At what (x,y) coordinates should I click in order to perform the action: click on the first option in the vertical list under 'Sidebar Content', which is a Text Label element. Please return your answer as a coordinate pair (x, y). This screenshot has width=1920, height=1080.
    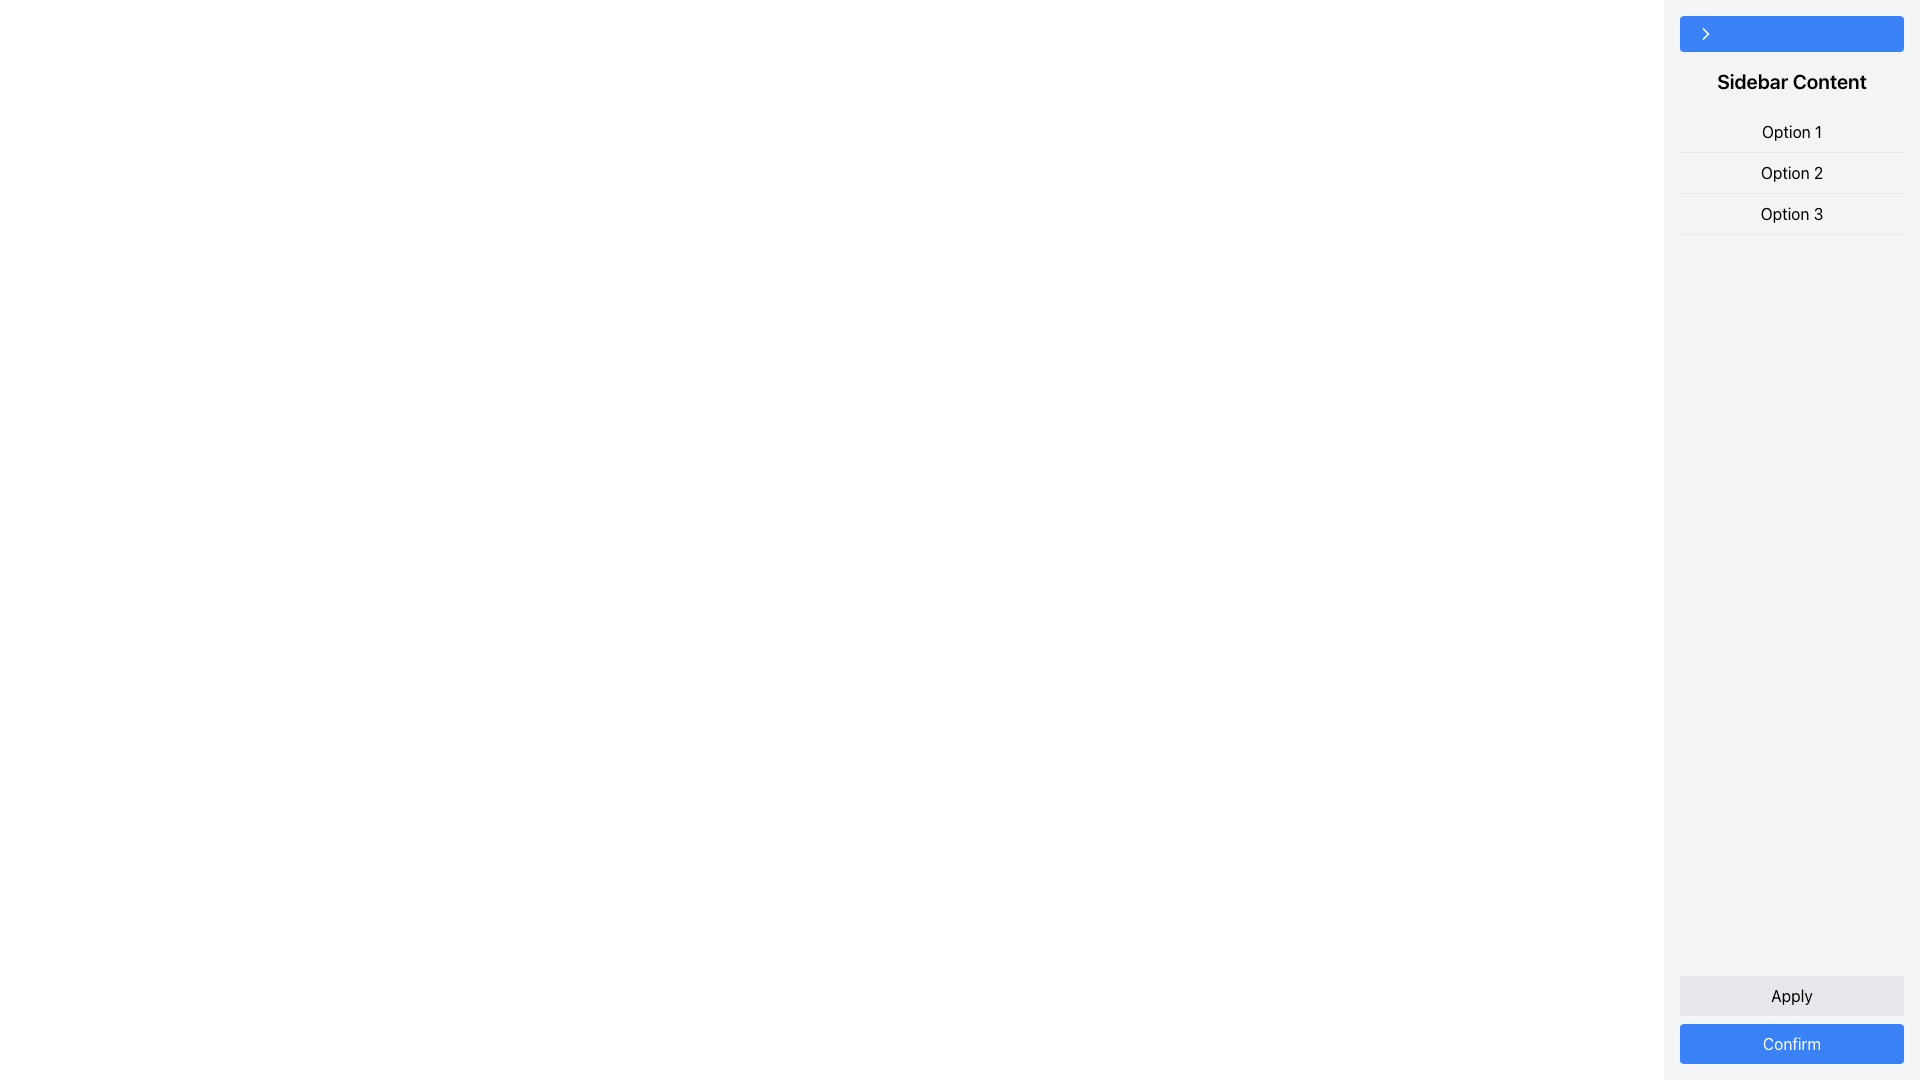
    Looking at the image, I should click on (1791, 132).